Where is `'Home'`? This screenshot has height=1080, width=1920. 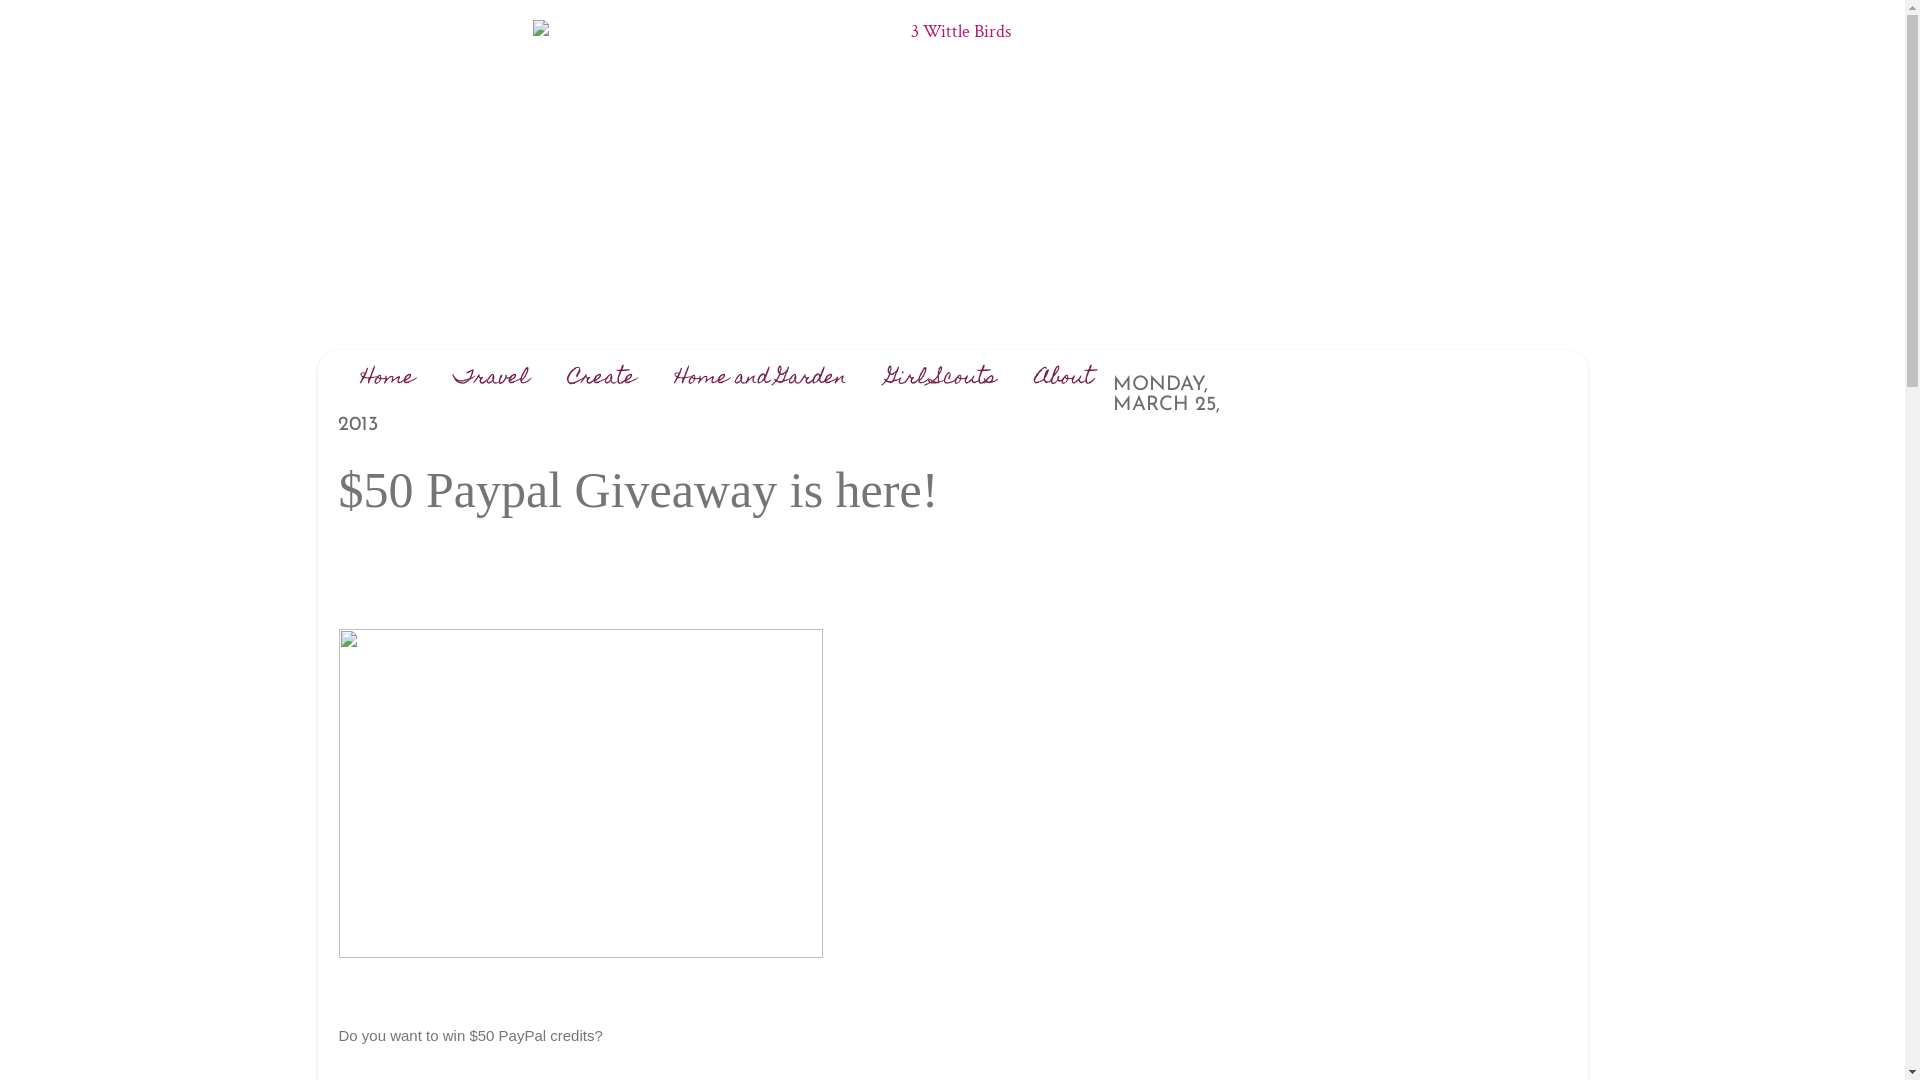 'Home' is located at coordinates (385, 378).